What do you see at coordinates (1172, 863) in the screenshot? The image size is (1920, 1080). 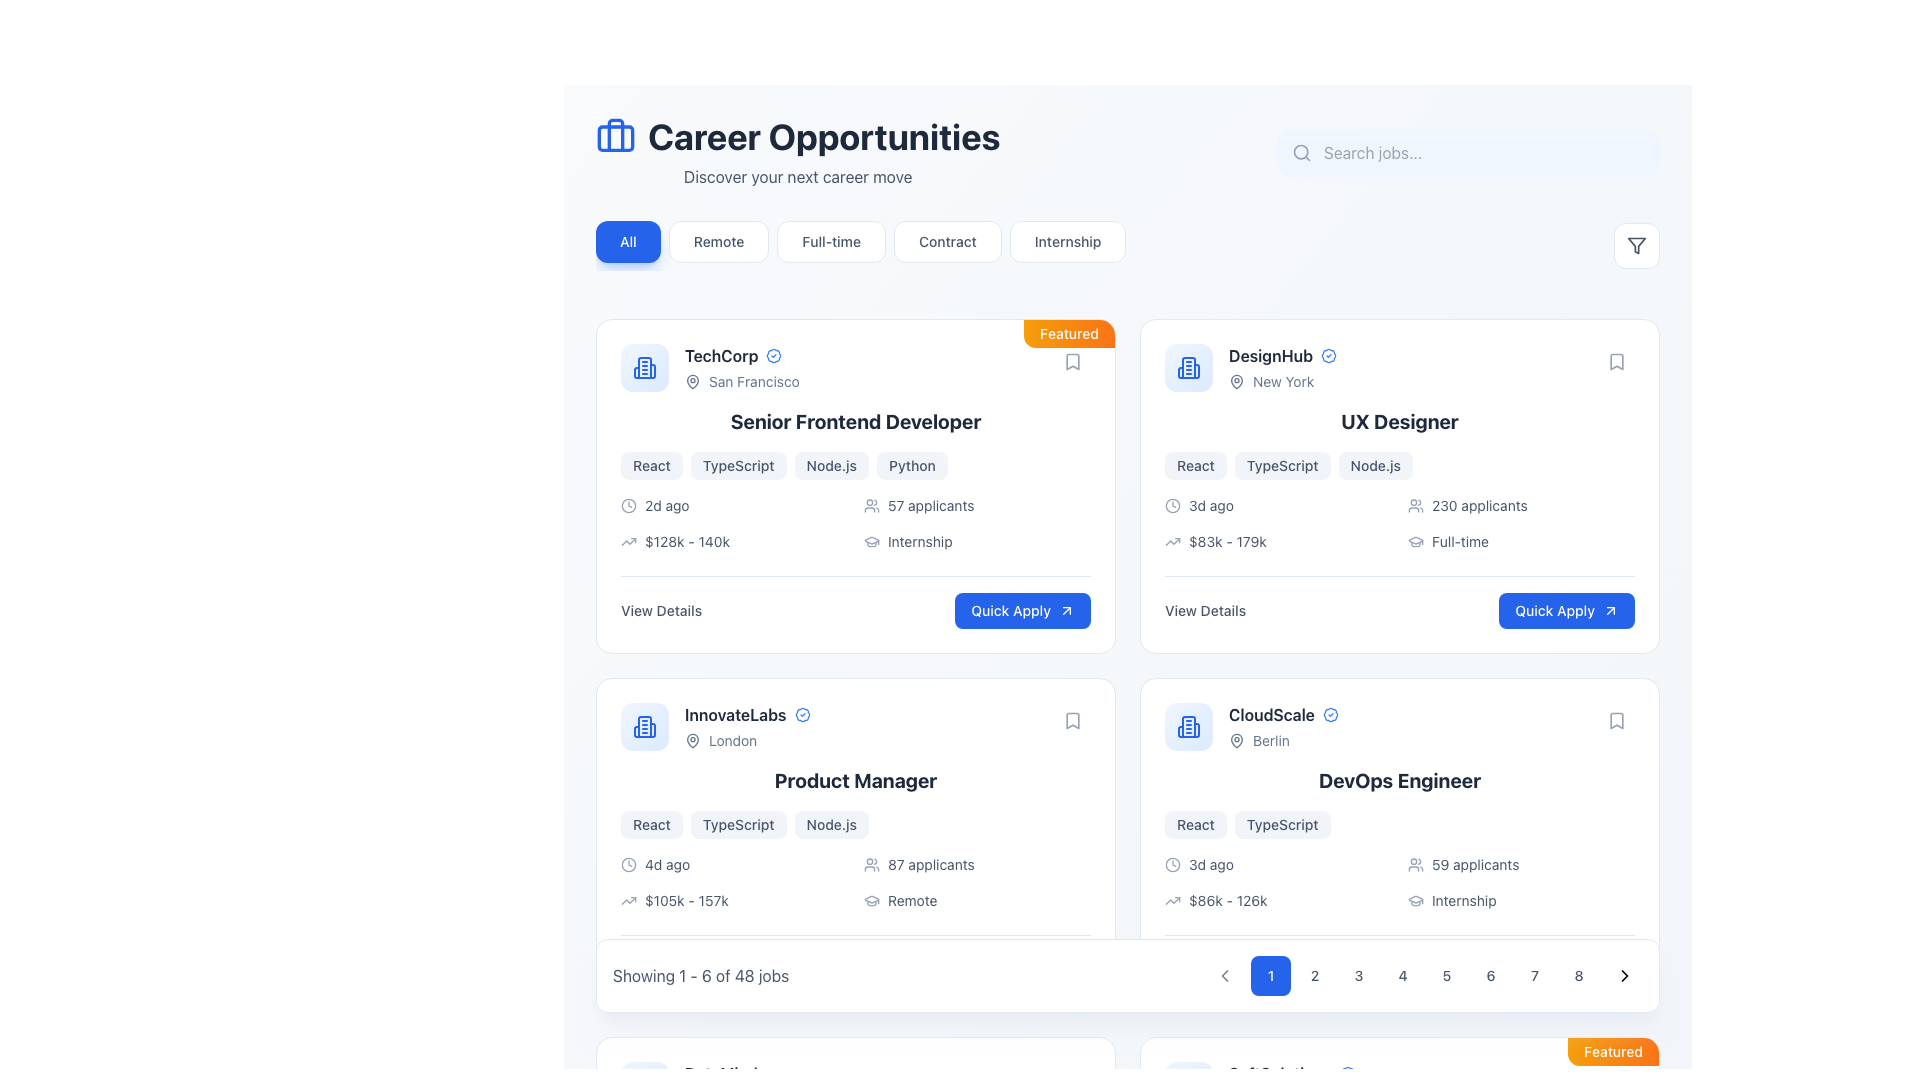 I see `second SVG Circle element within the clock component of the 'CloudScale' job card located near the bottom-right corner` at bounding box center [1172, 863].